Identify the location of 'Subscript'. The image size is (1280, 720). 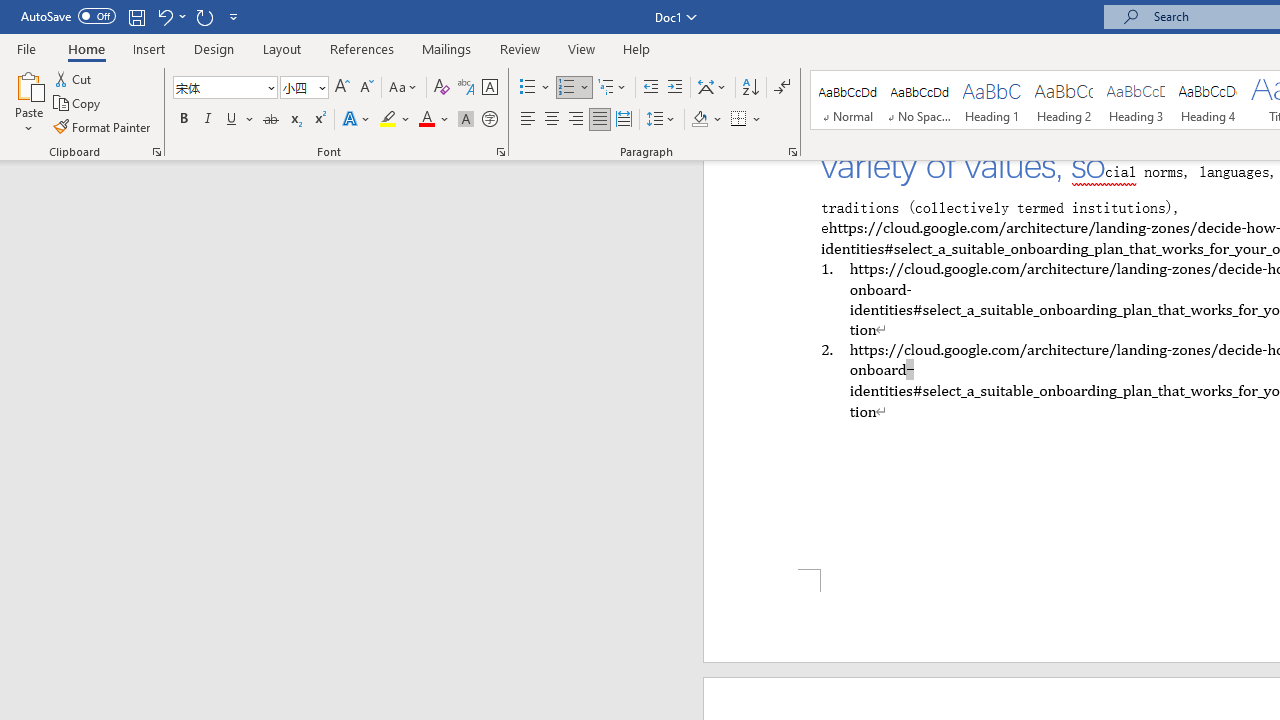
(294, 119).